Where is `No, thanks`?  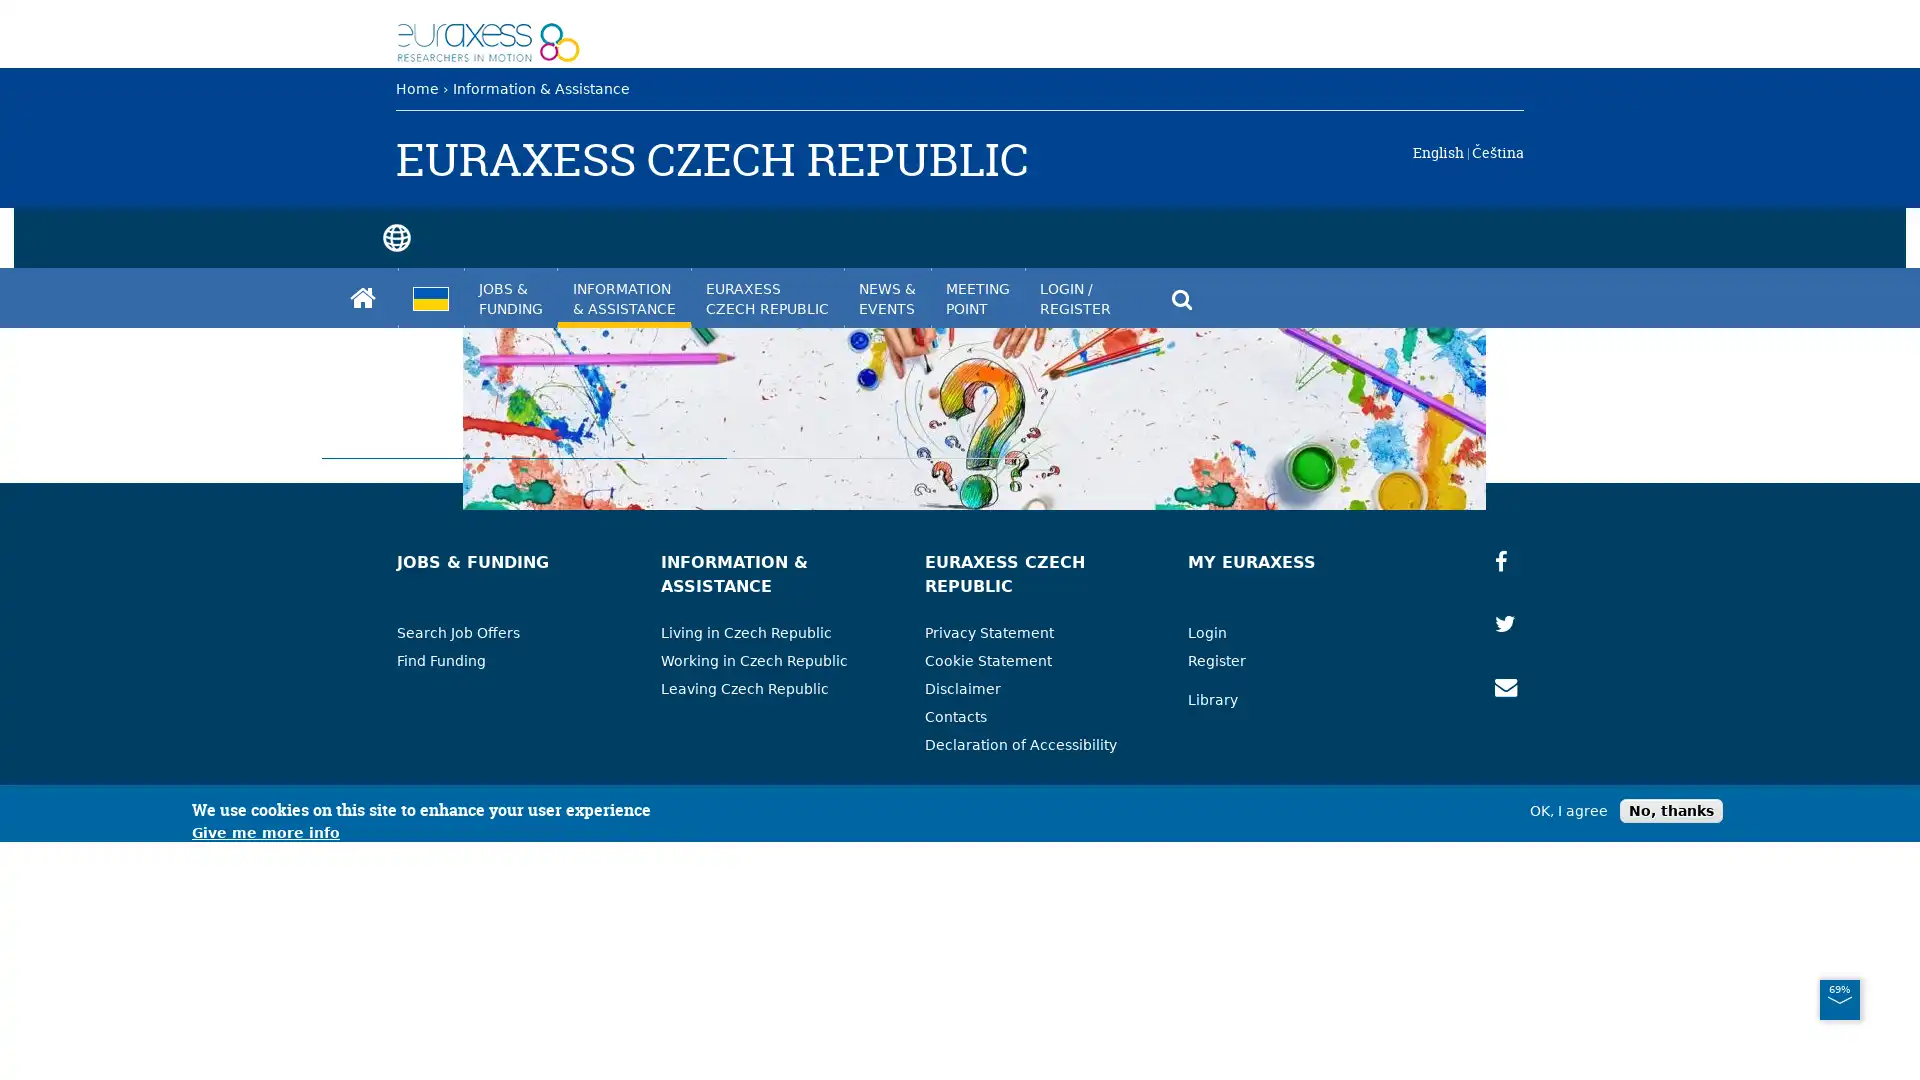 No, thanks is located at coordinates (1671, 1047).